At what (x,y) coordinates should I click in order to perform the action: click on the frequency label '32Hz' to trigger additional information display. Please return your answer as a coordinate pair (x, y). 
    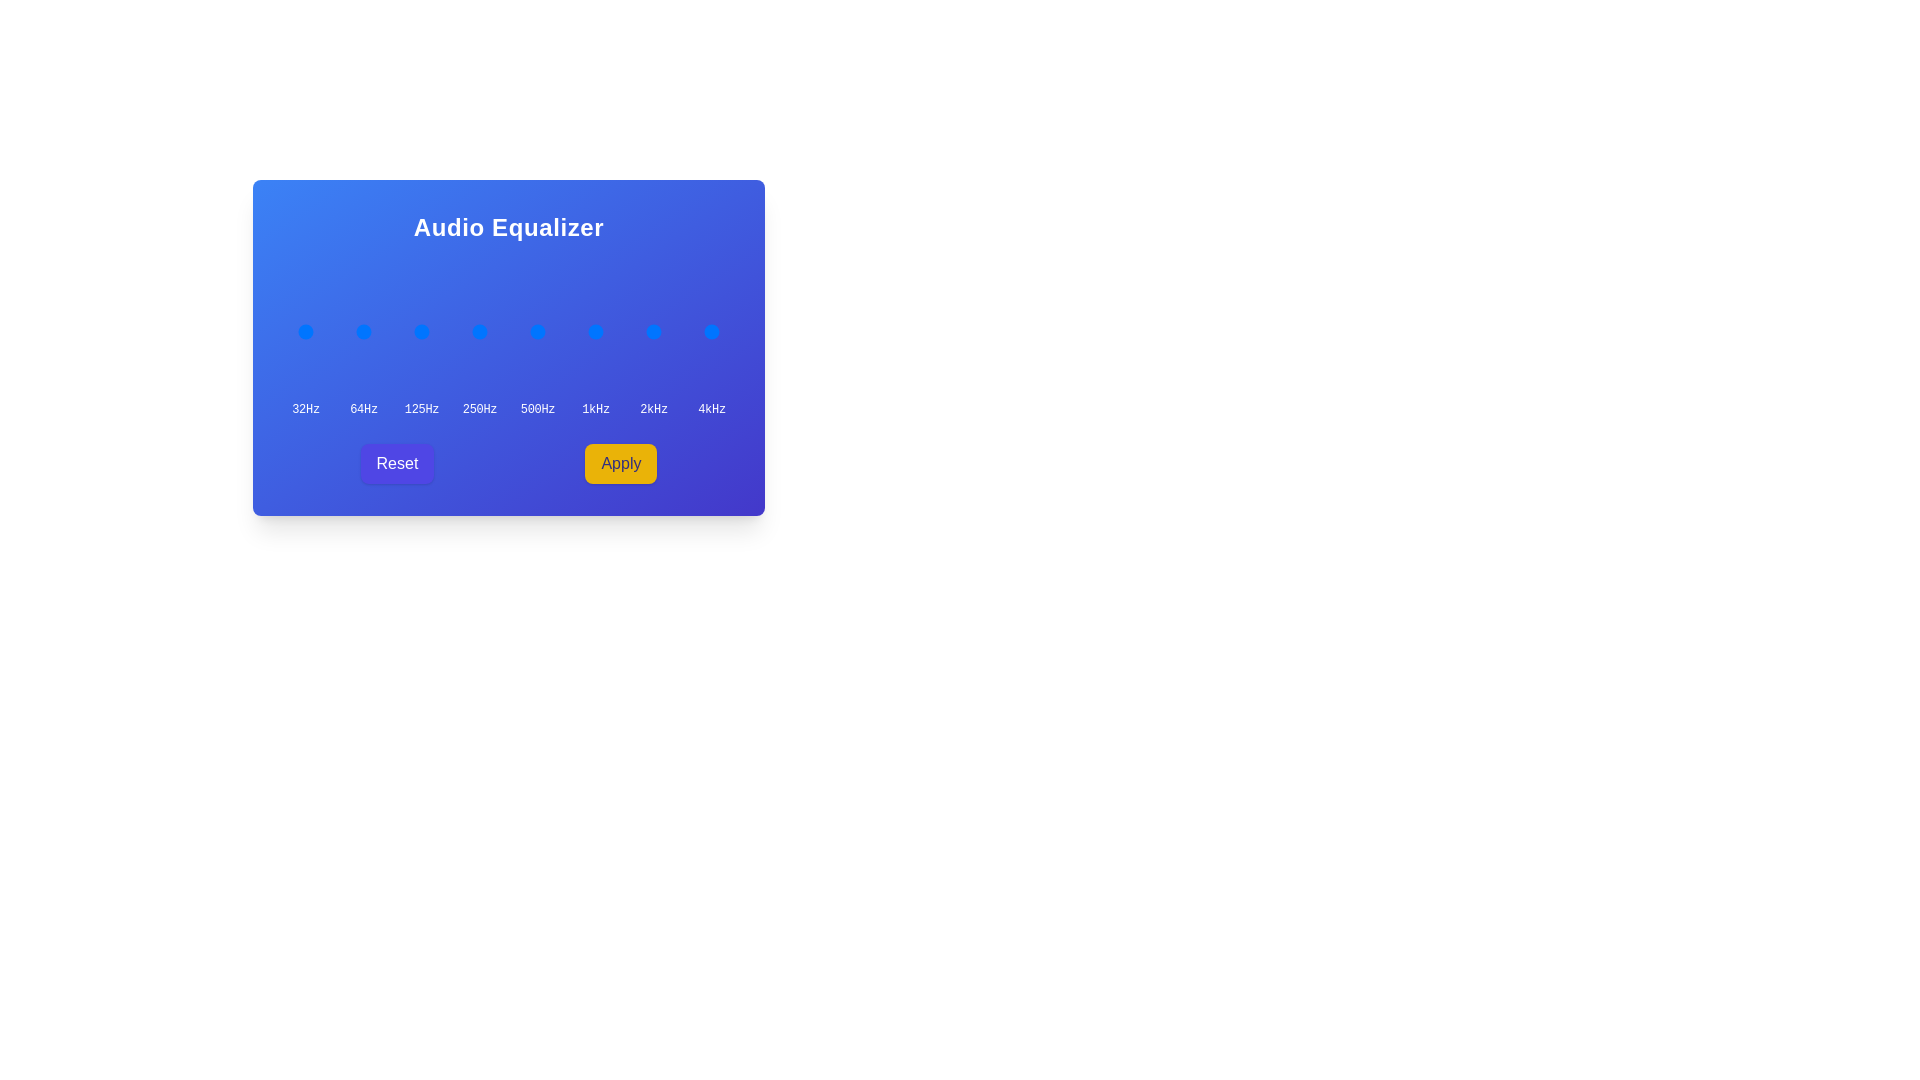
    Looking at the image, I should click on (304, 342).